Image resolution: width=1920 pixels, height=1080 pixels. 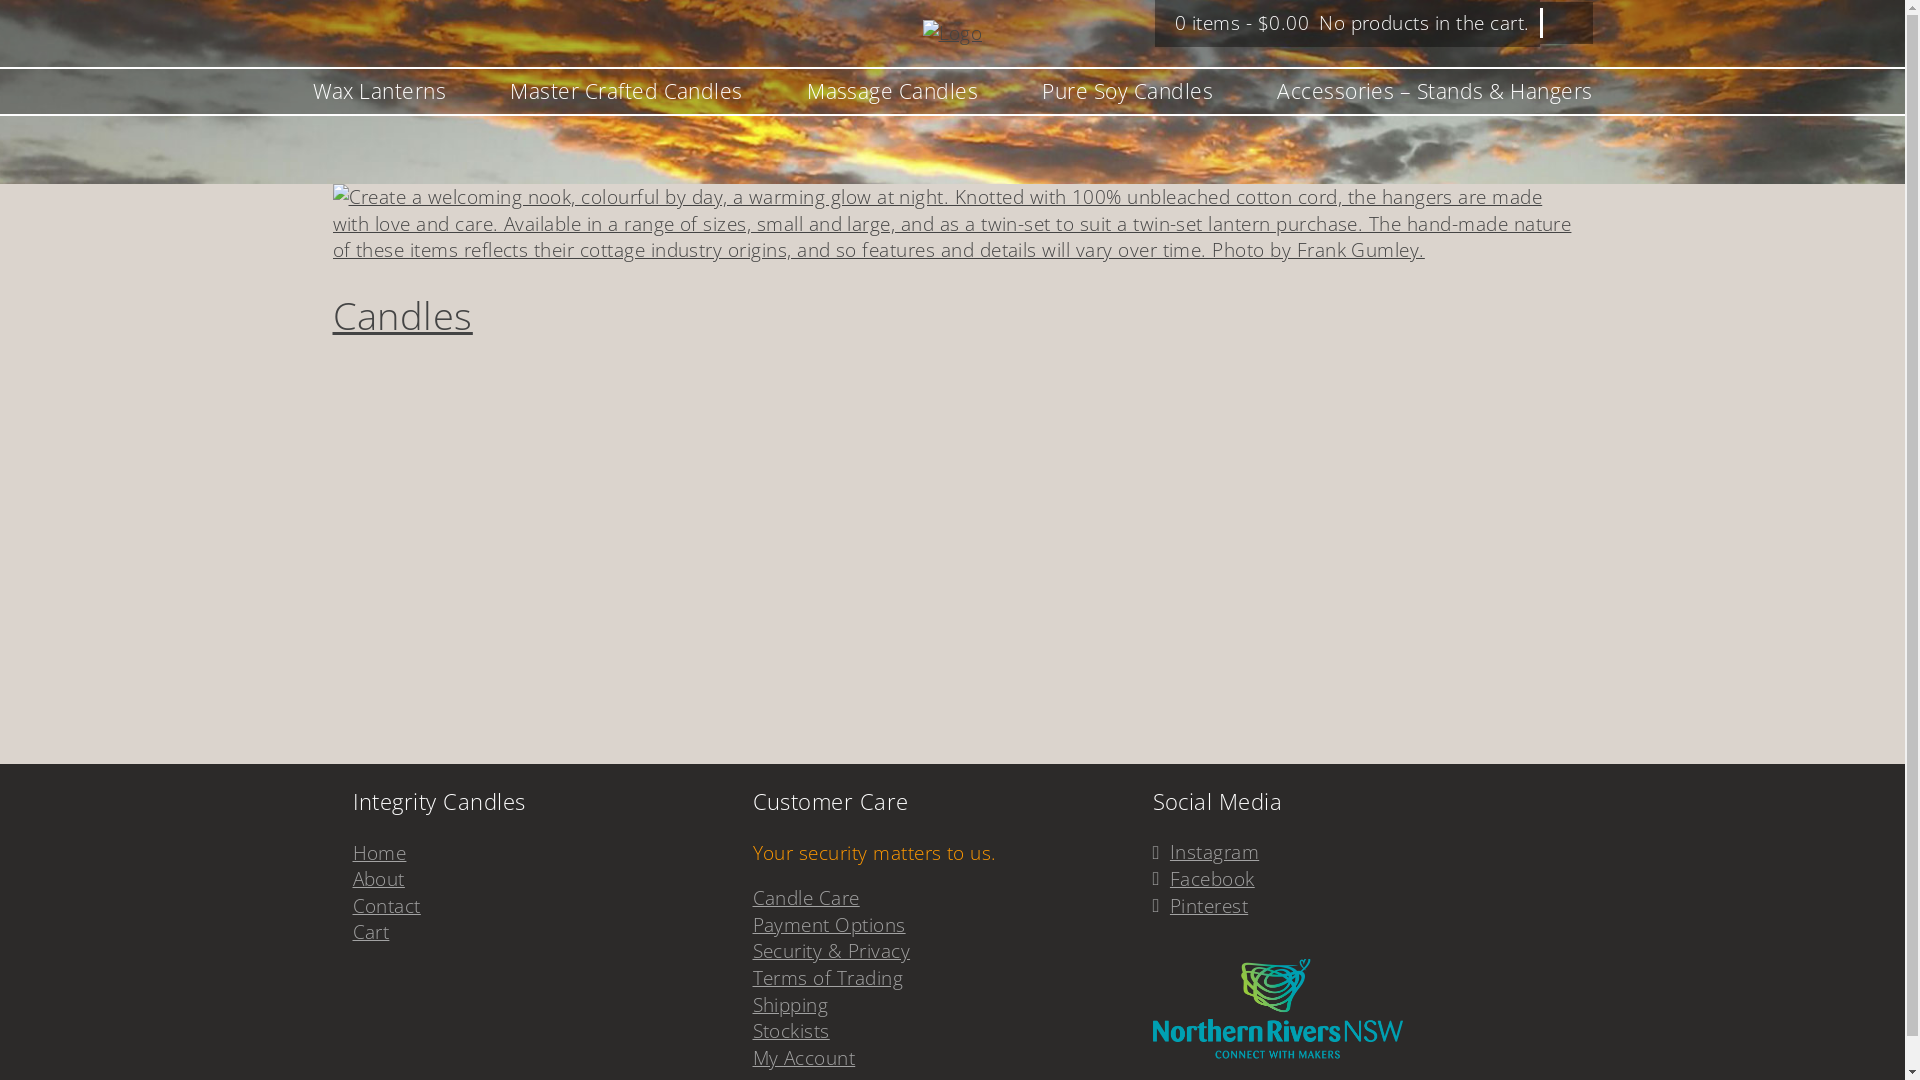 What do you see at coordinates (830, 950) in the screenshot?
I see `'Security & Privacy'` at bounding box center [830, 950].